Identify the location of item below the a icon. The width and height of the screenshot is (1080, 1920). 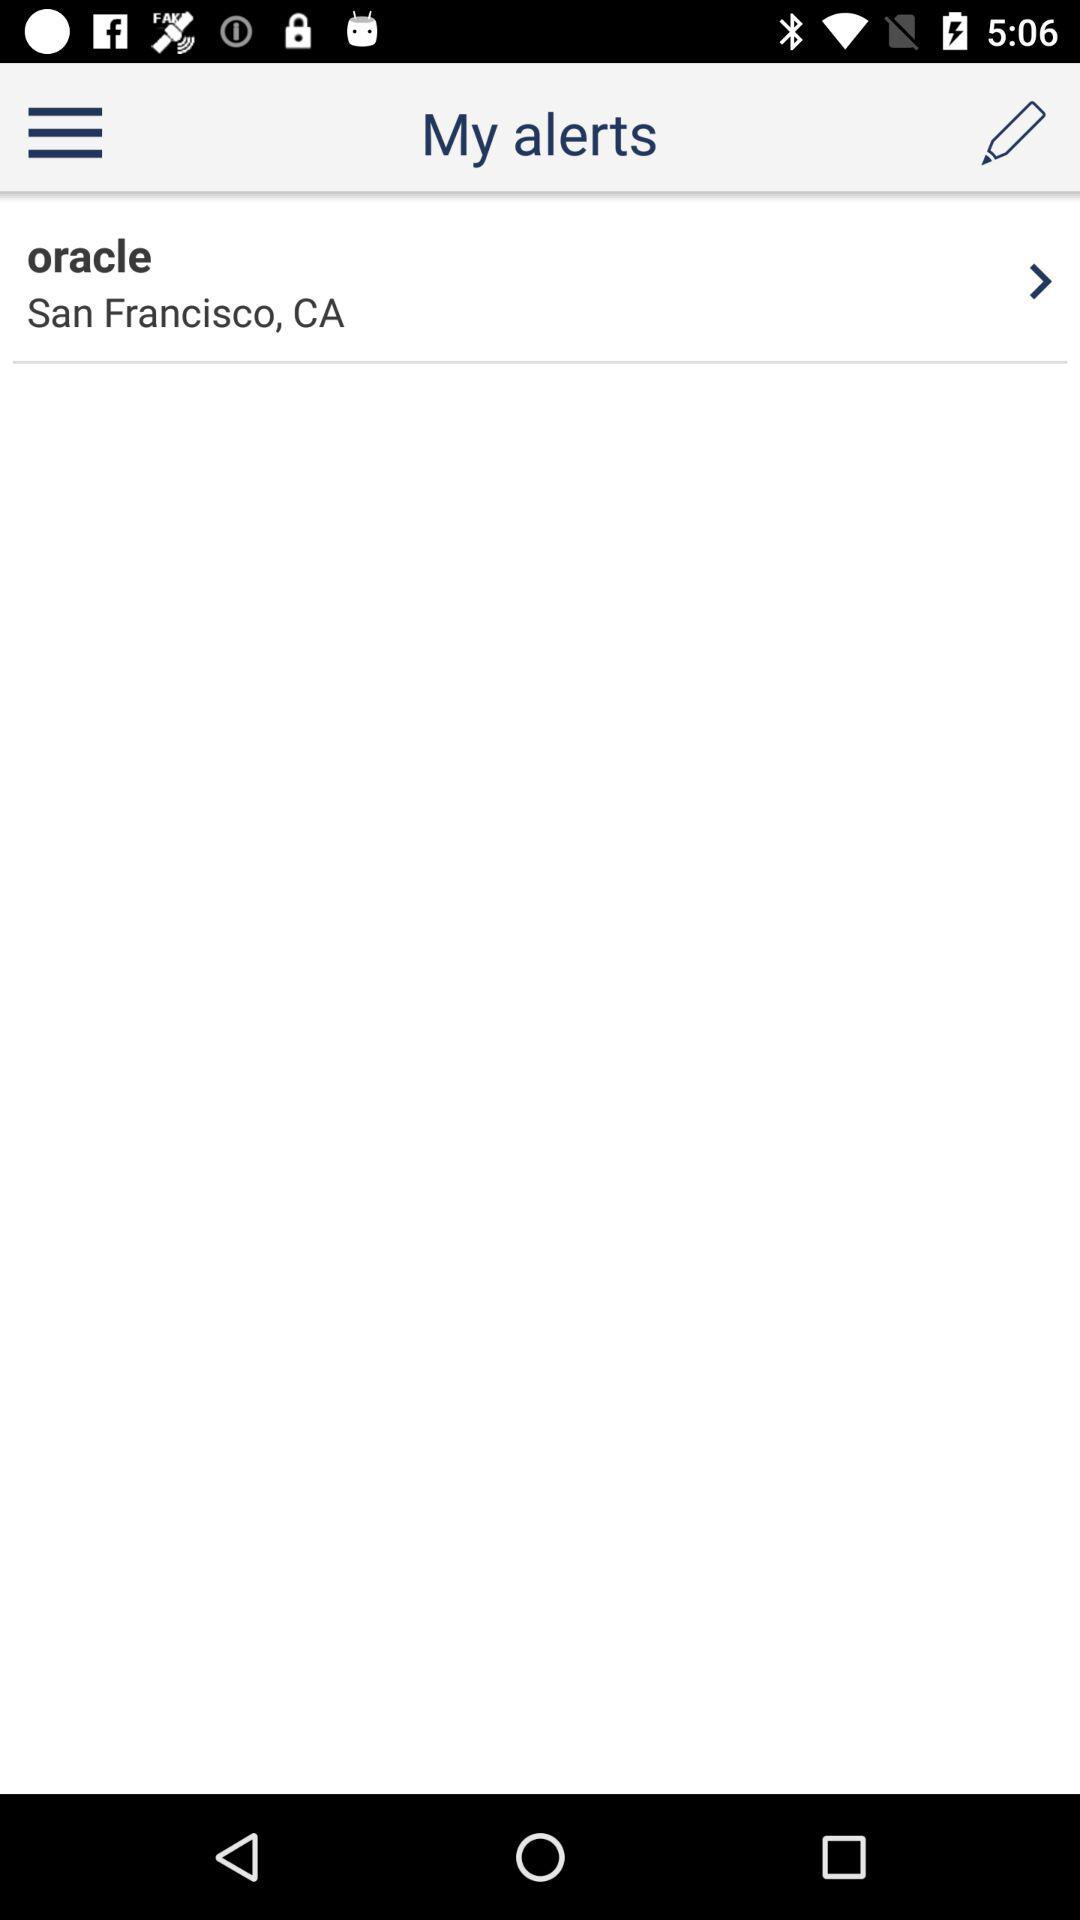
(1040, 280).